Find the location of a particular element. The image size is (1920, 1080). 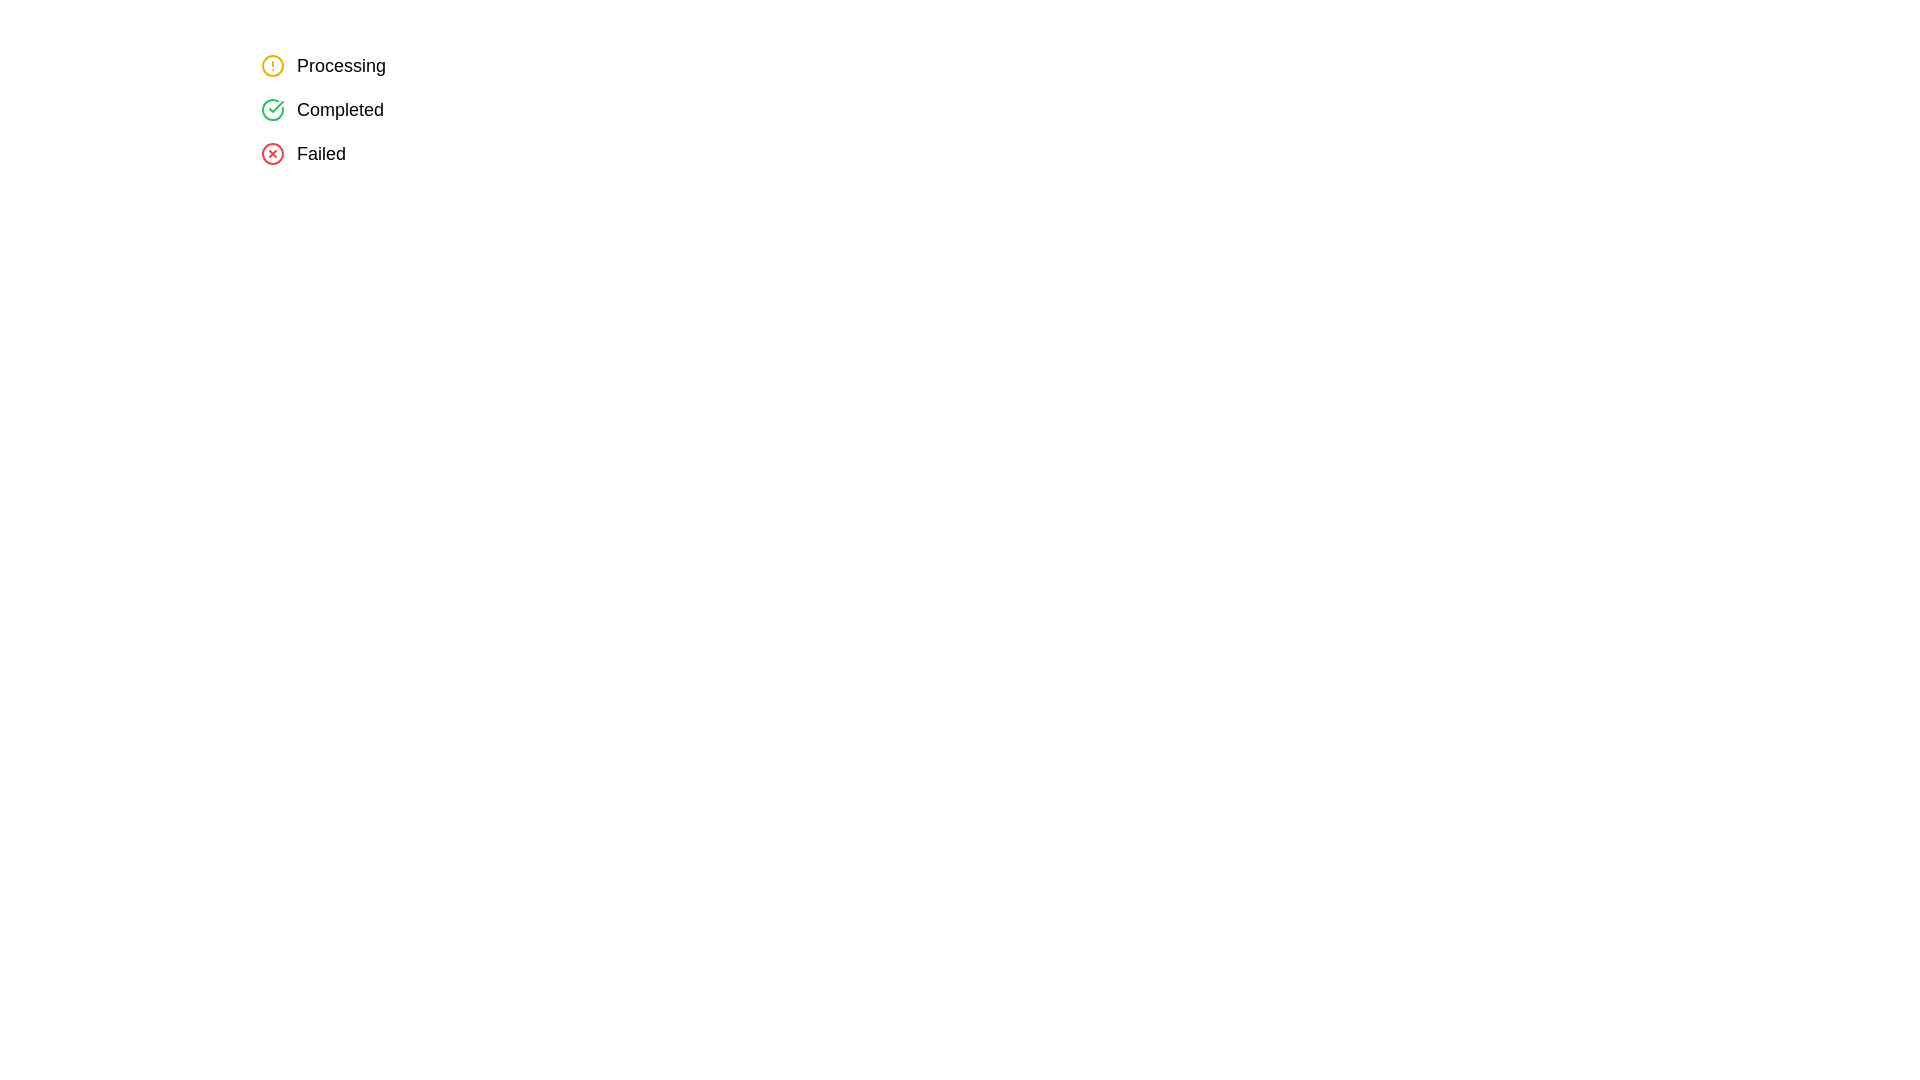

the completed status indicator icon located to the left of the text 'Completed', which is part of a horizontal grouping of status elements is located at coordinates (272, 110).